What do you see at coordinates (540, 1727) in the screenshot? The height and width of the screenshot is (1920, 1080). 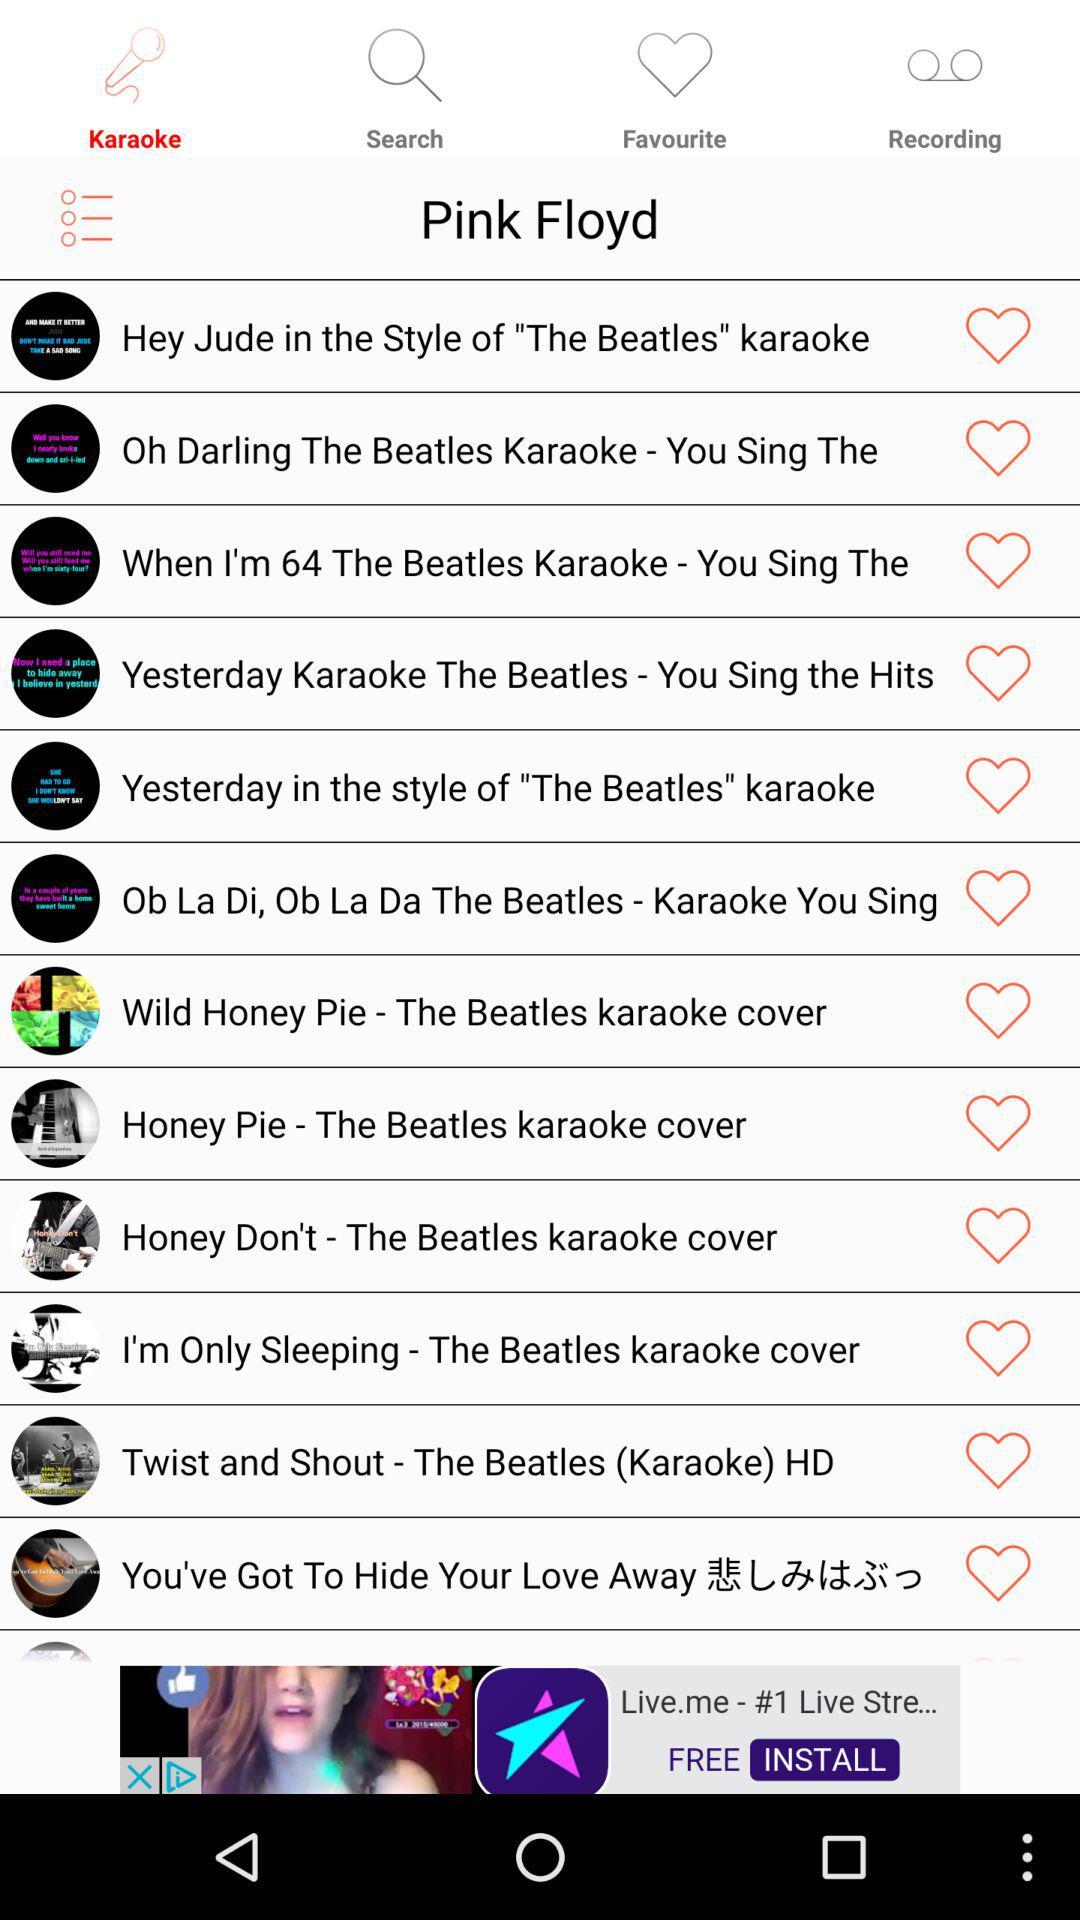 I see `link to advertisement` at bounding box center [540, 1727].